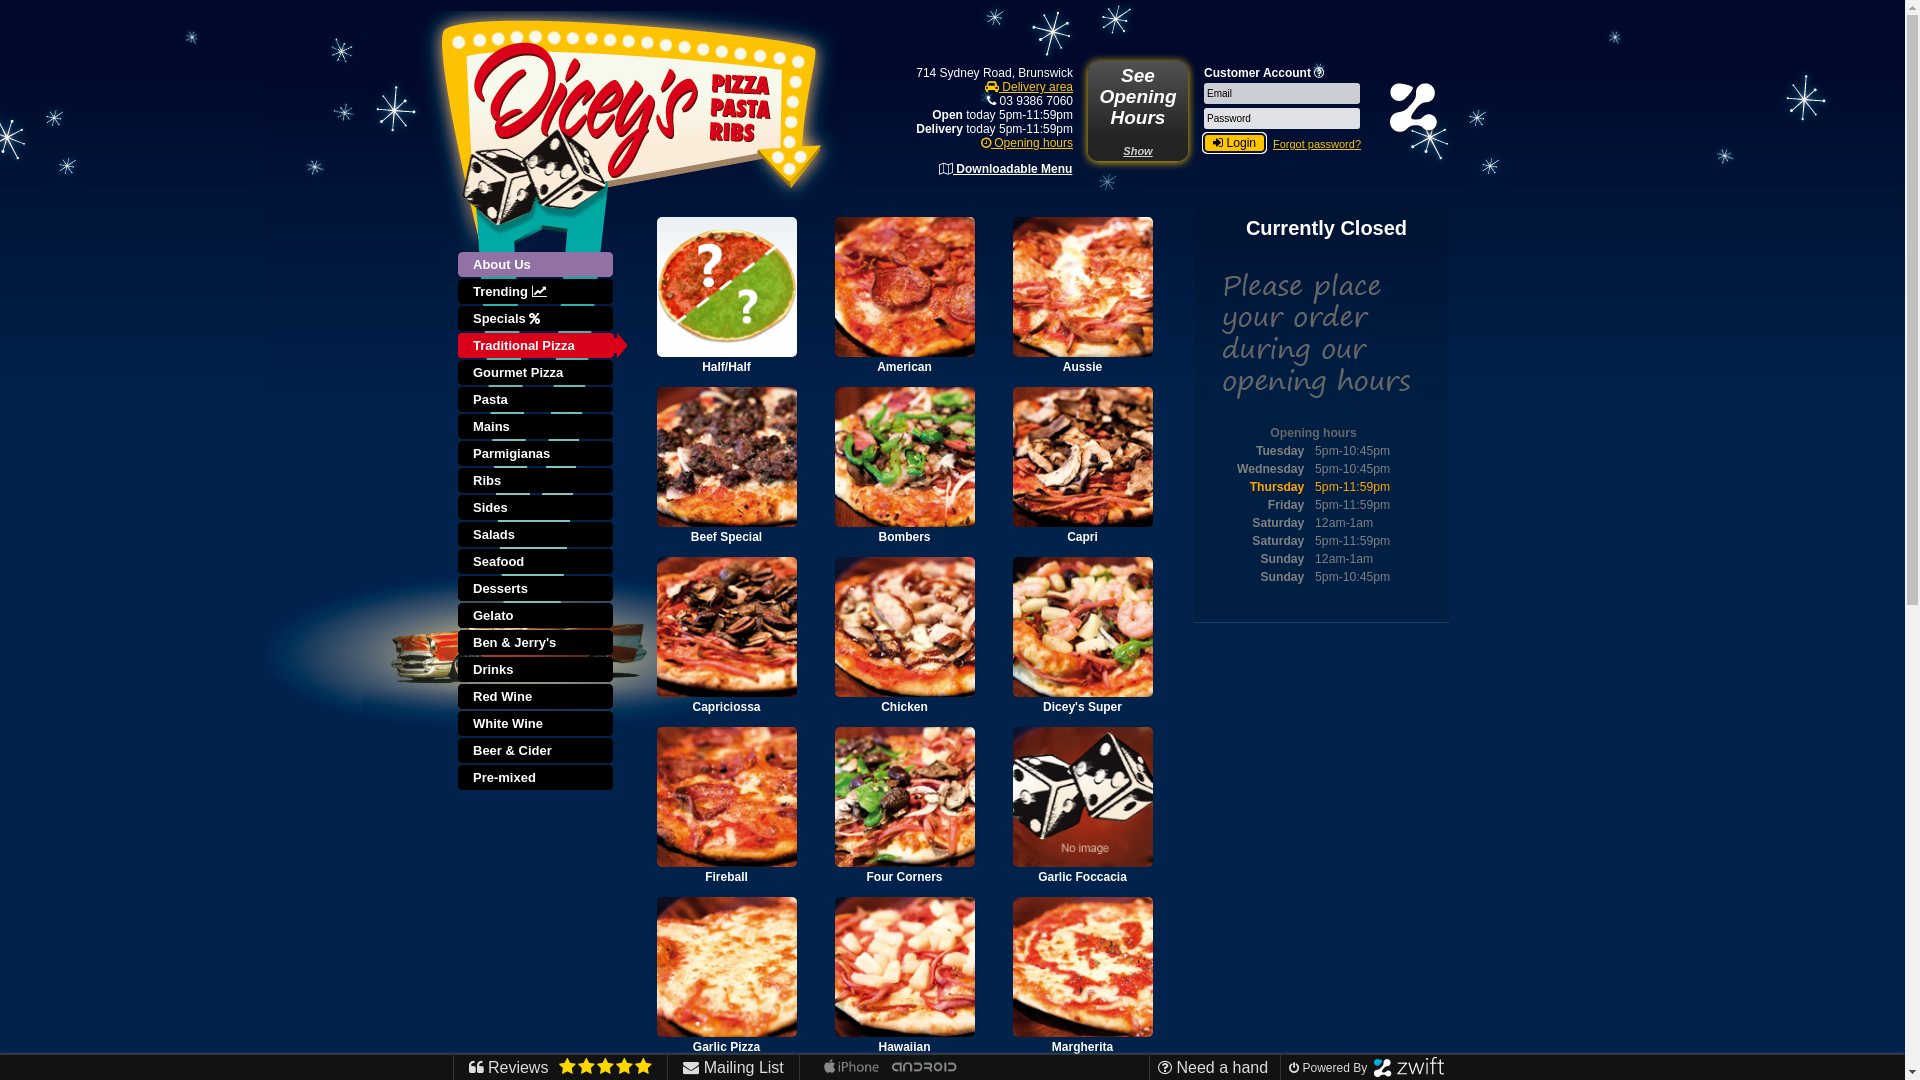 The height and width of the screenshot is (1080, 1920). I want to click on 'Ribs', so click(537, 481).